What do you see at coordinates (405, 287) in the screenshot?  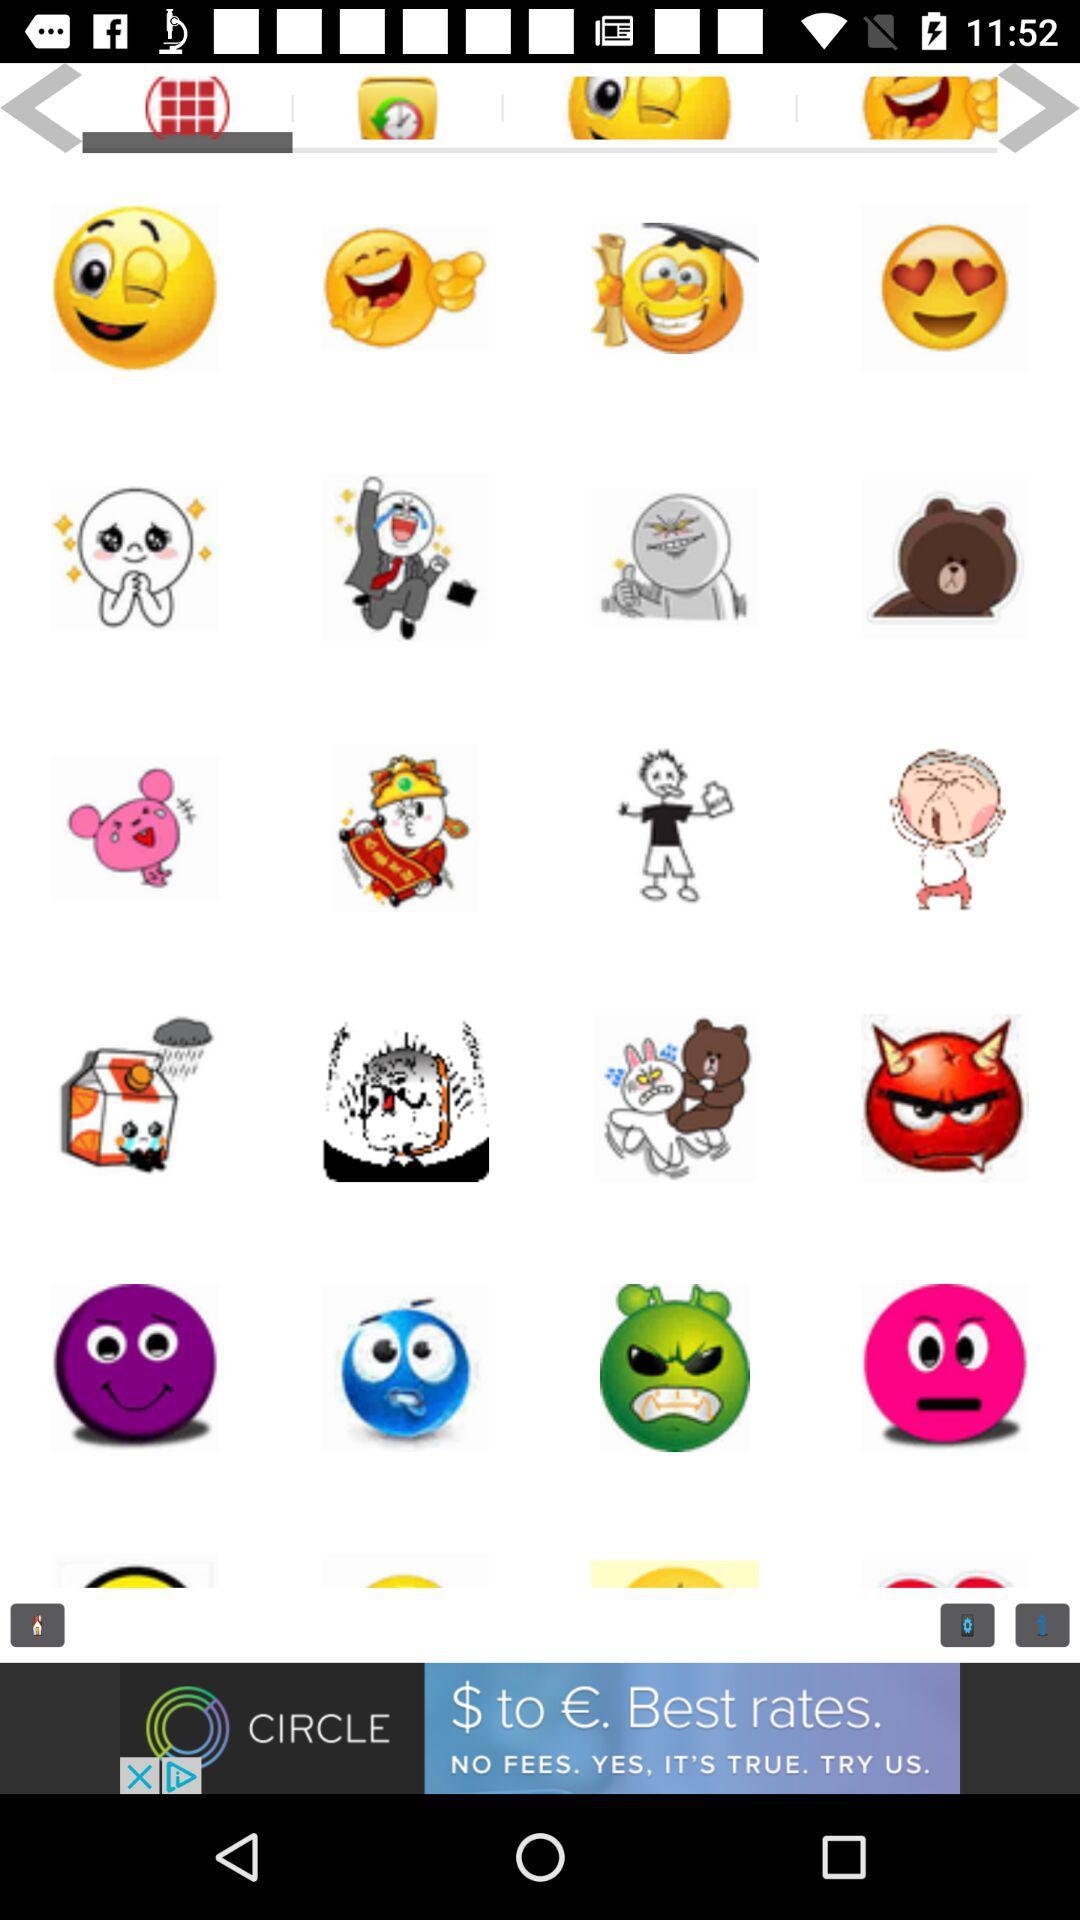 I see `emoji` at bounding box center [405, 287].